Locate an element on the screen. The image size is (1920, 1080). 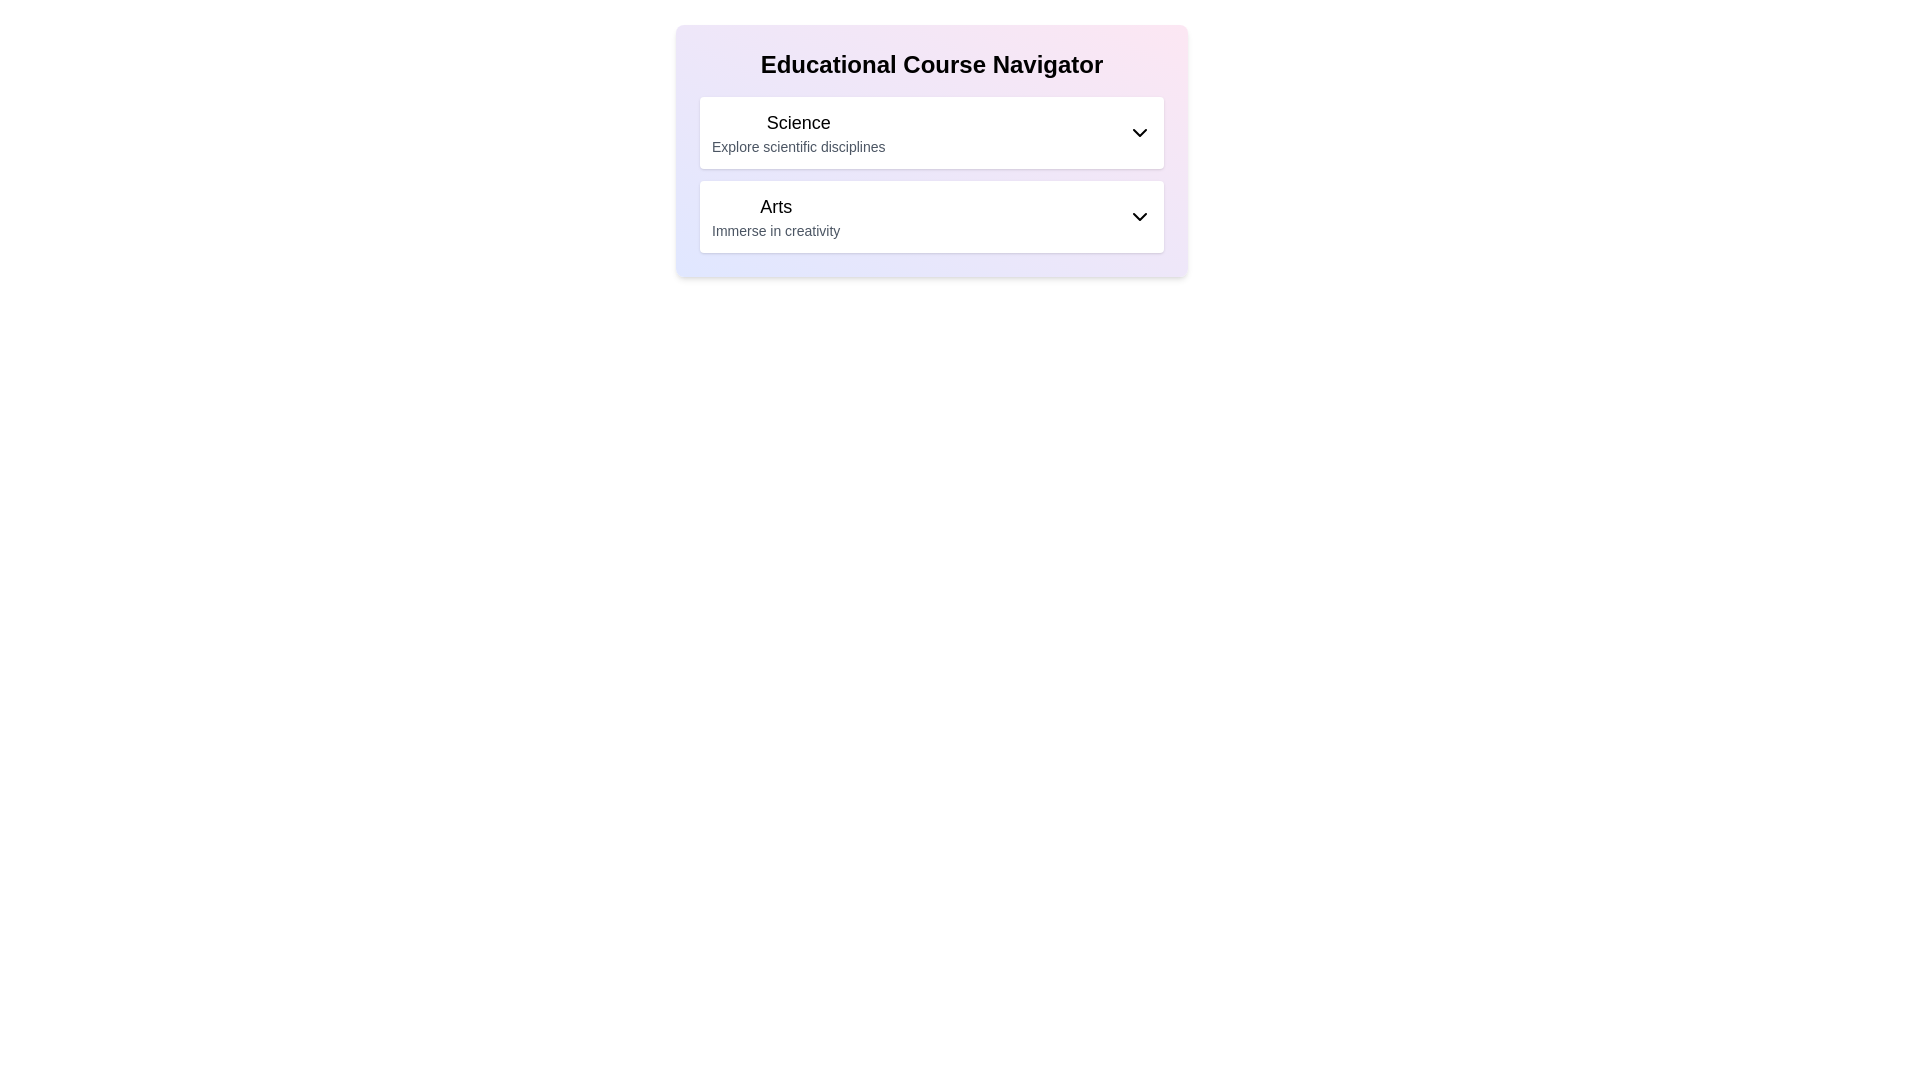
the text block containing the word 'Arts' in bold font and the subtitle 'Immerse in creativity' to select the text is located at coordinates (775, 216).